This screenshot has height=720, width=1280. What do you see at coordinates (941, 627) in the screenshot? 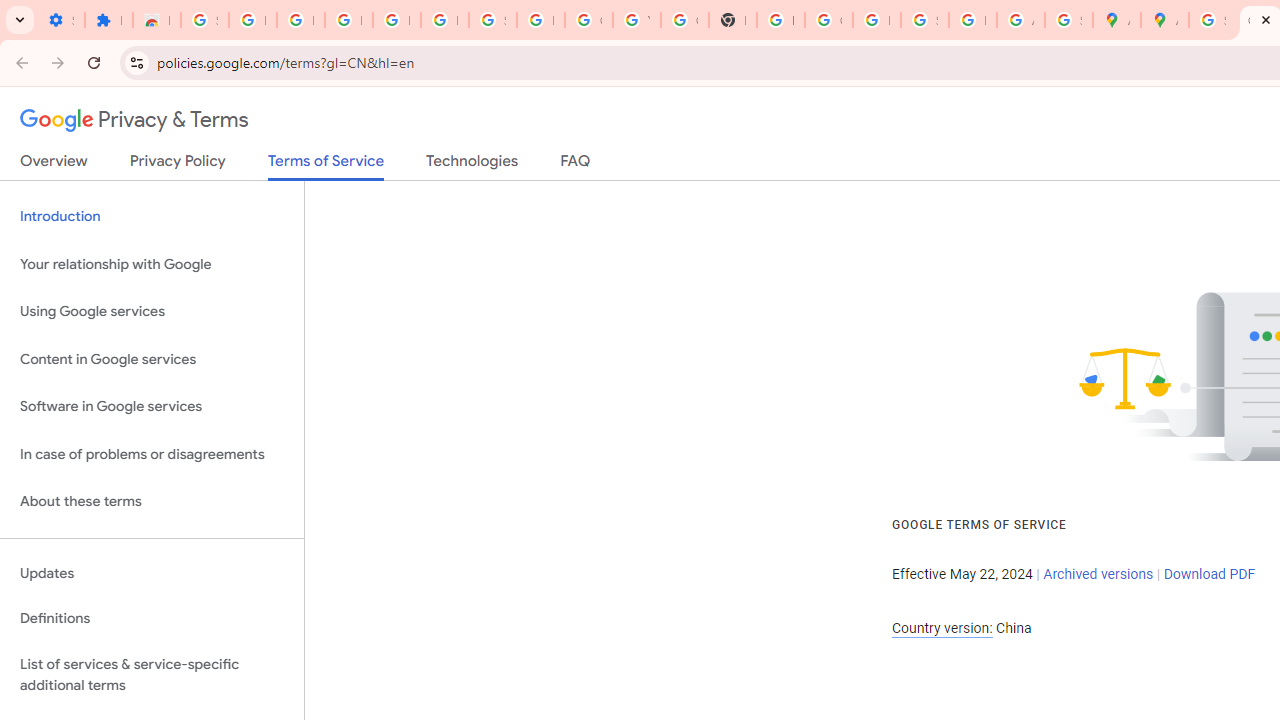
I see `'Country version:'` at bounding box center [941, 627].